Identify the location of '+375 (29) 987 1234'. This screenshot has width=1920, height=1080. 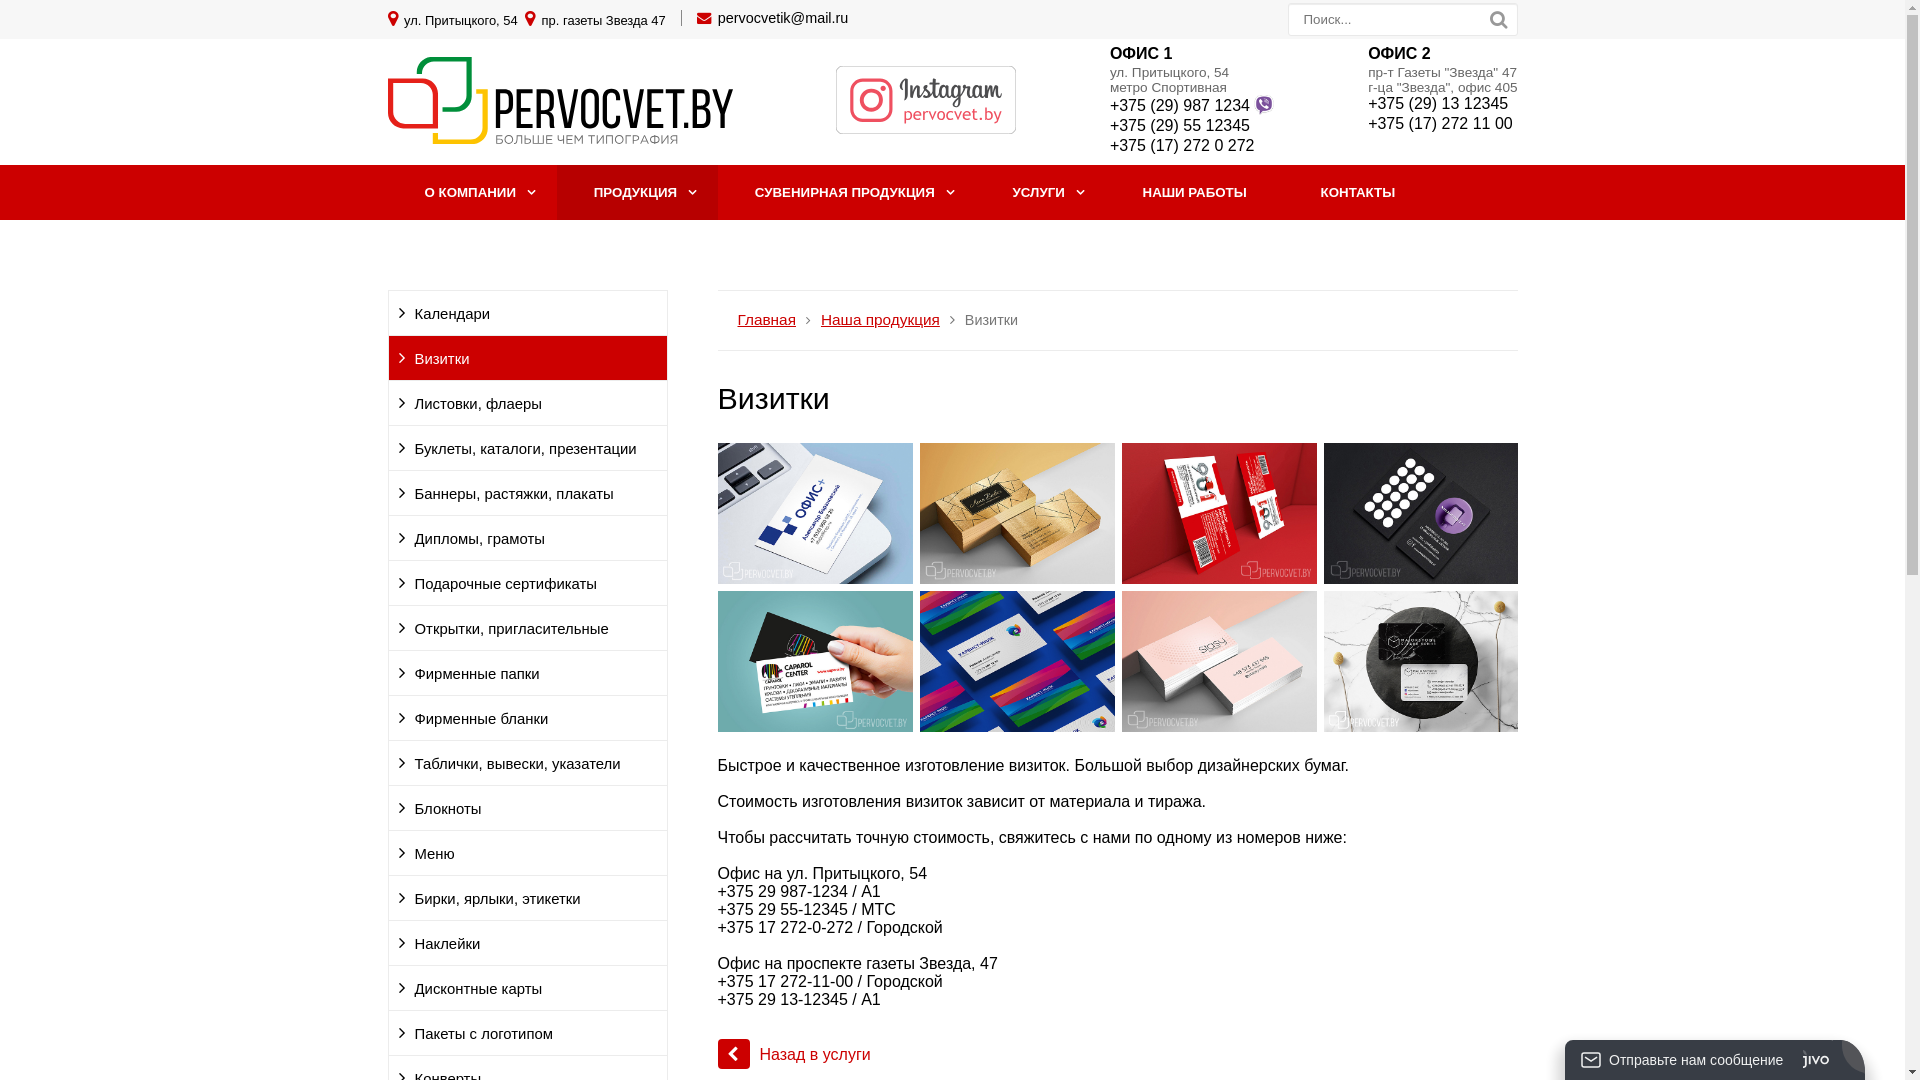
(1108, 105).